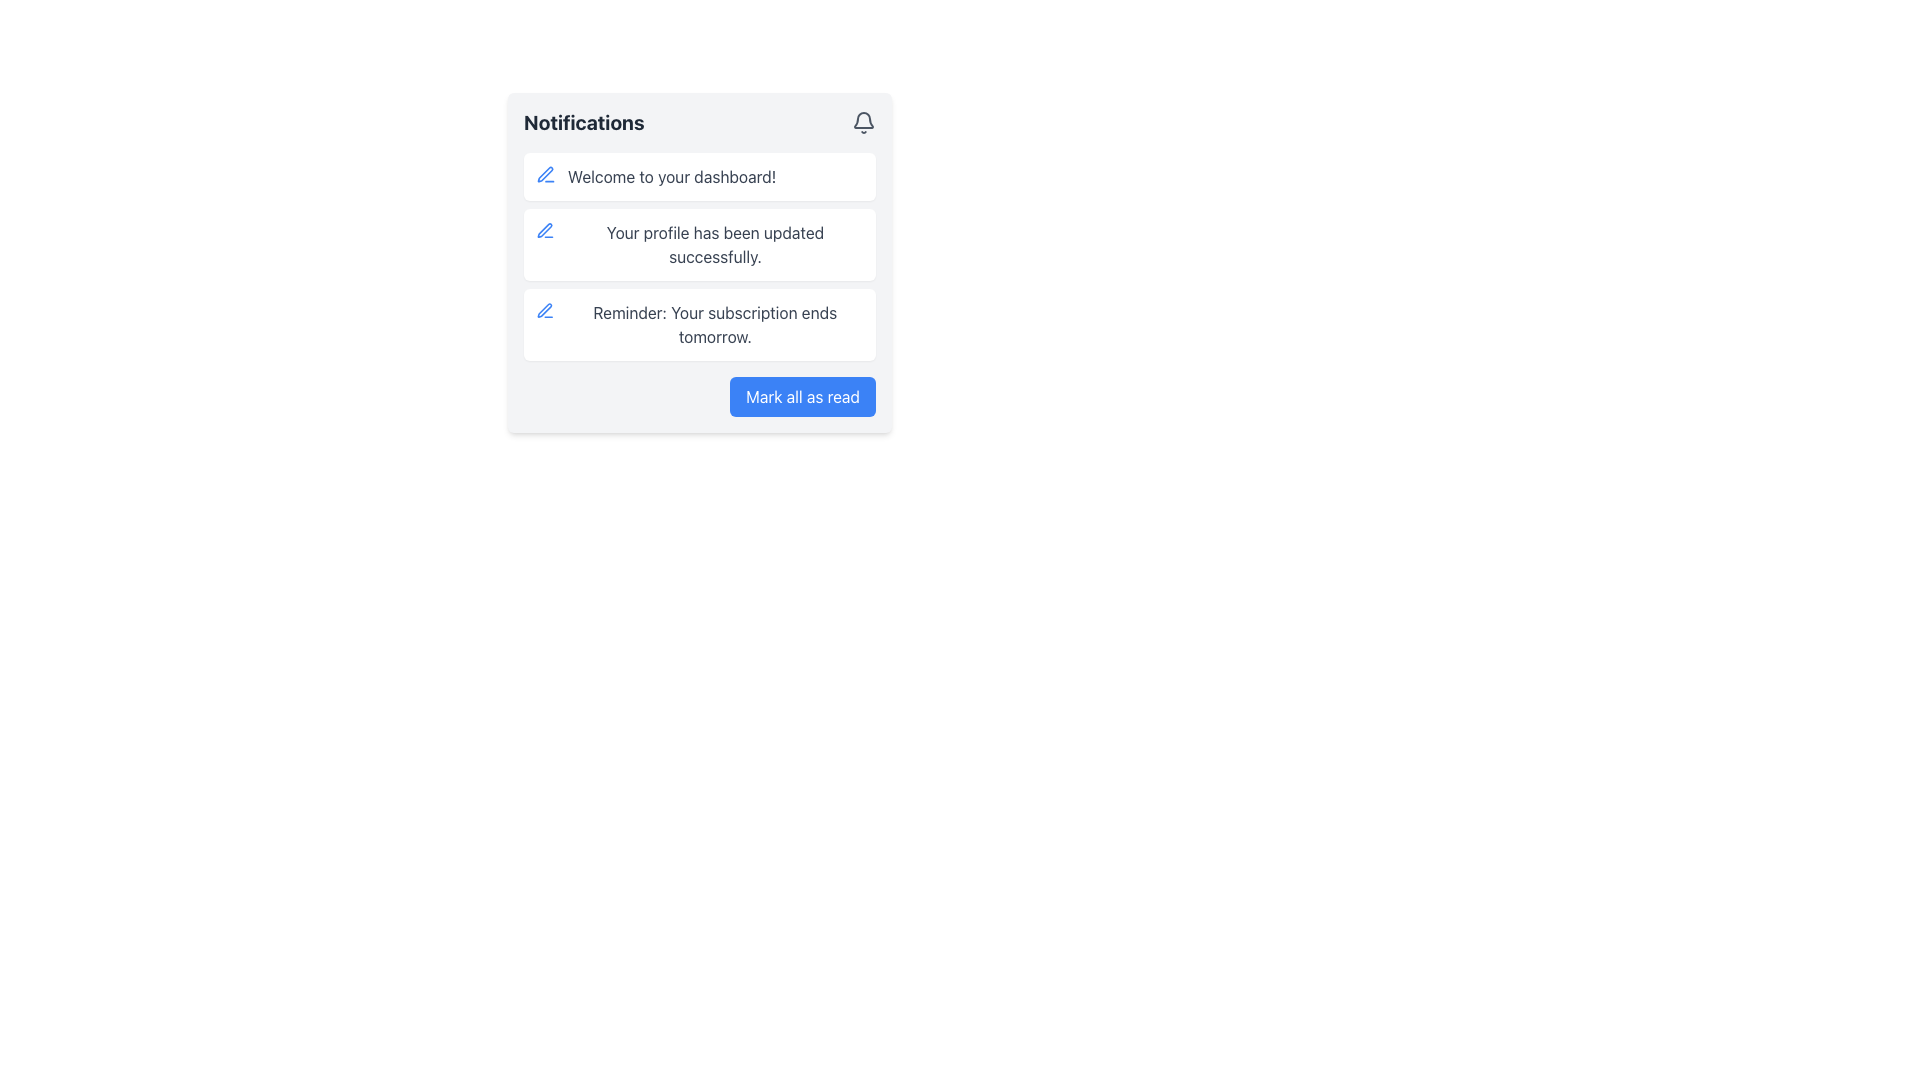  Describe the element at coordinates (715, 244) in the screenshot. I see `the informational text label that notifies the user their profile has been successfully updated, located in the middle of a vertical list of notifications` at that location.